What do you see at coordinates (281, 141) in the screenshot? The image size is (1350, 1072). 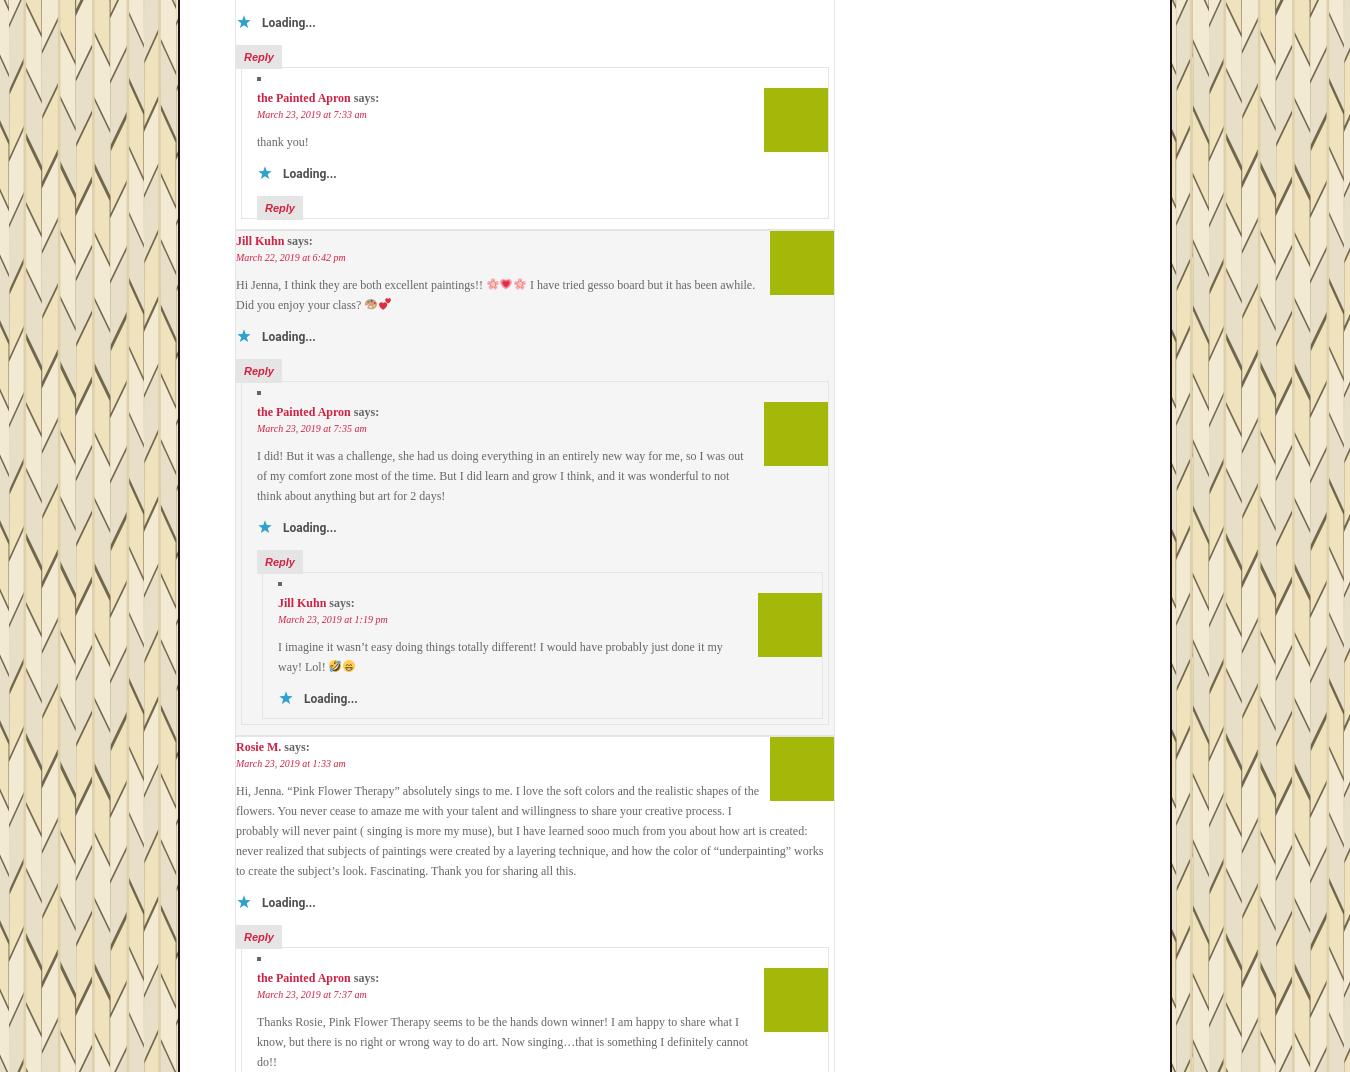 I see `'thank you!'` at bounding box center [281, 141].